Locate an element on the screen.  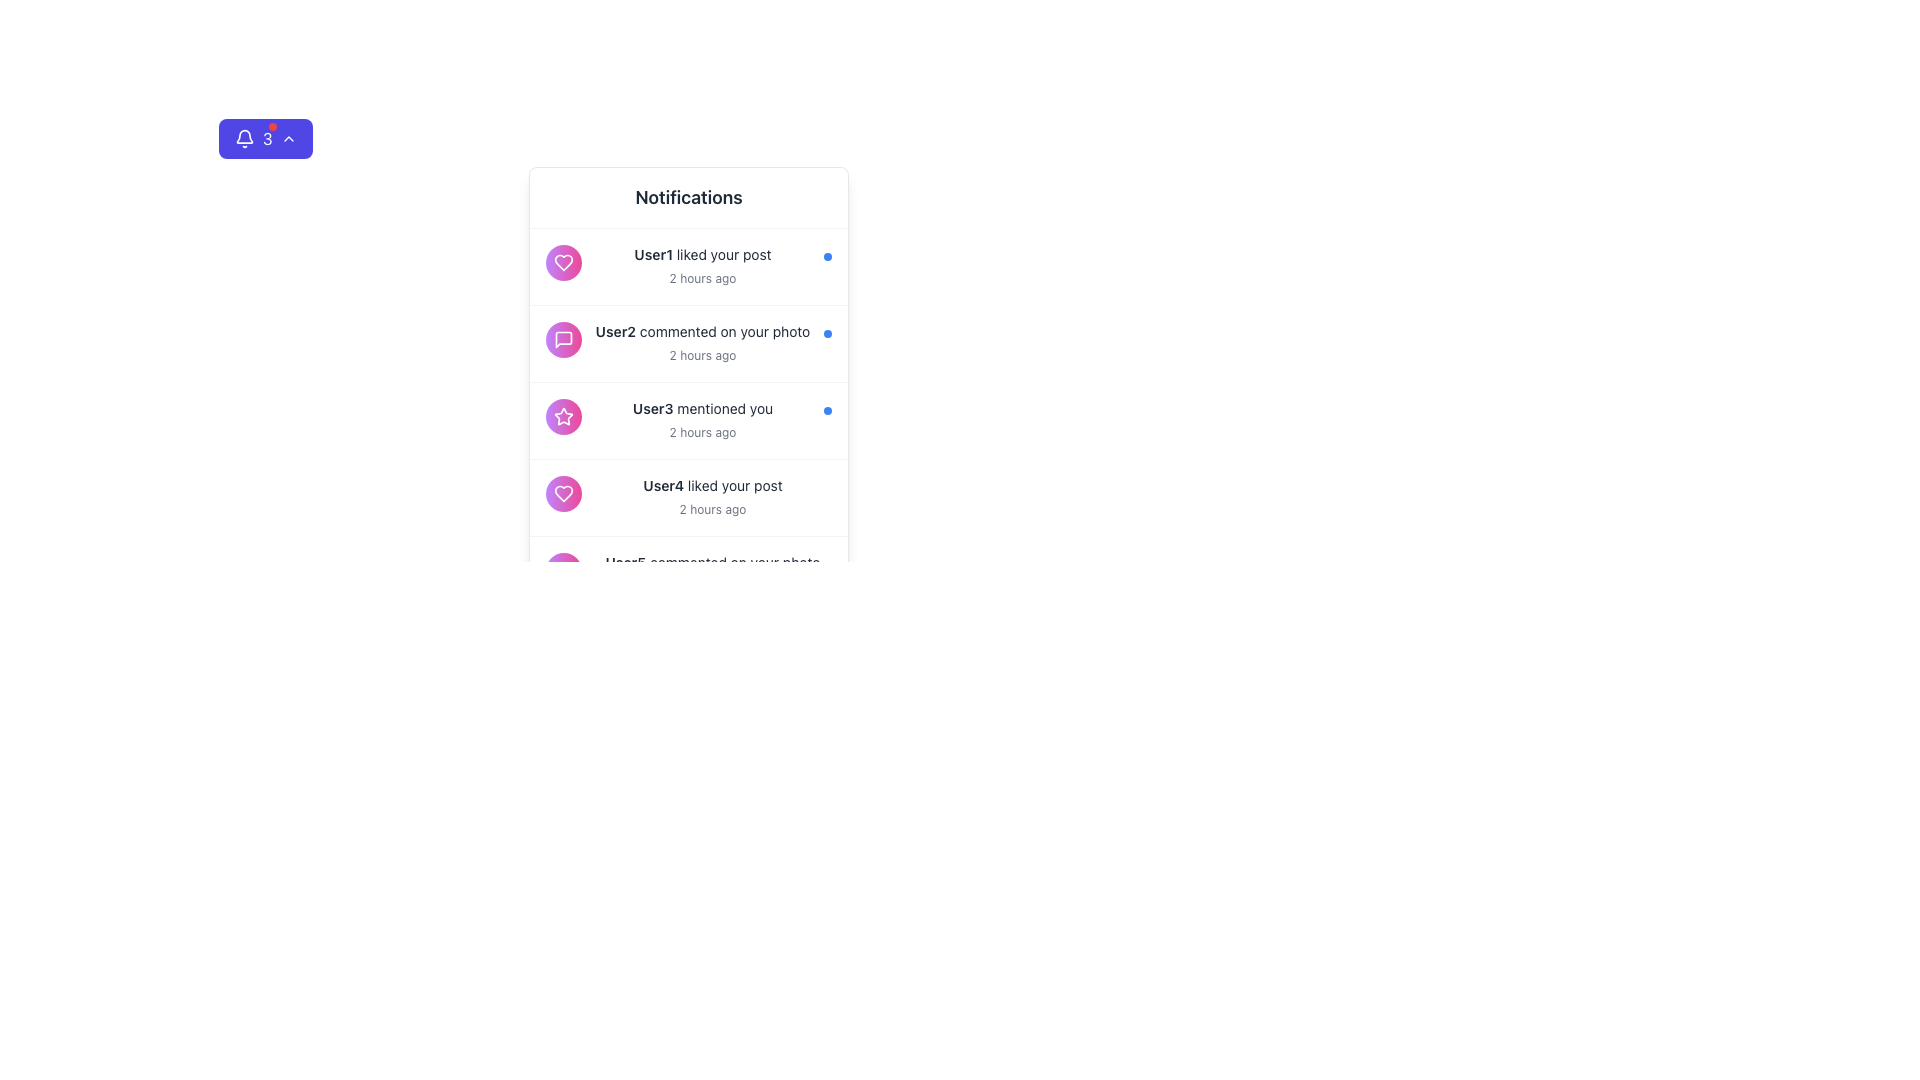
the fifth notification message item that informs the user 'User5 commented on your photo' located at the bottom of the notification panel is located at coordinates (689, 575).